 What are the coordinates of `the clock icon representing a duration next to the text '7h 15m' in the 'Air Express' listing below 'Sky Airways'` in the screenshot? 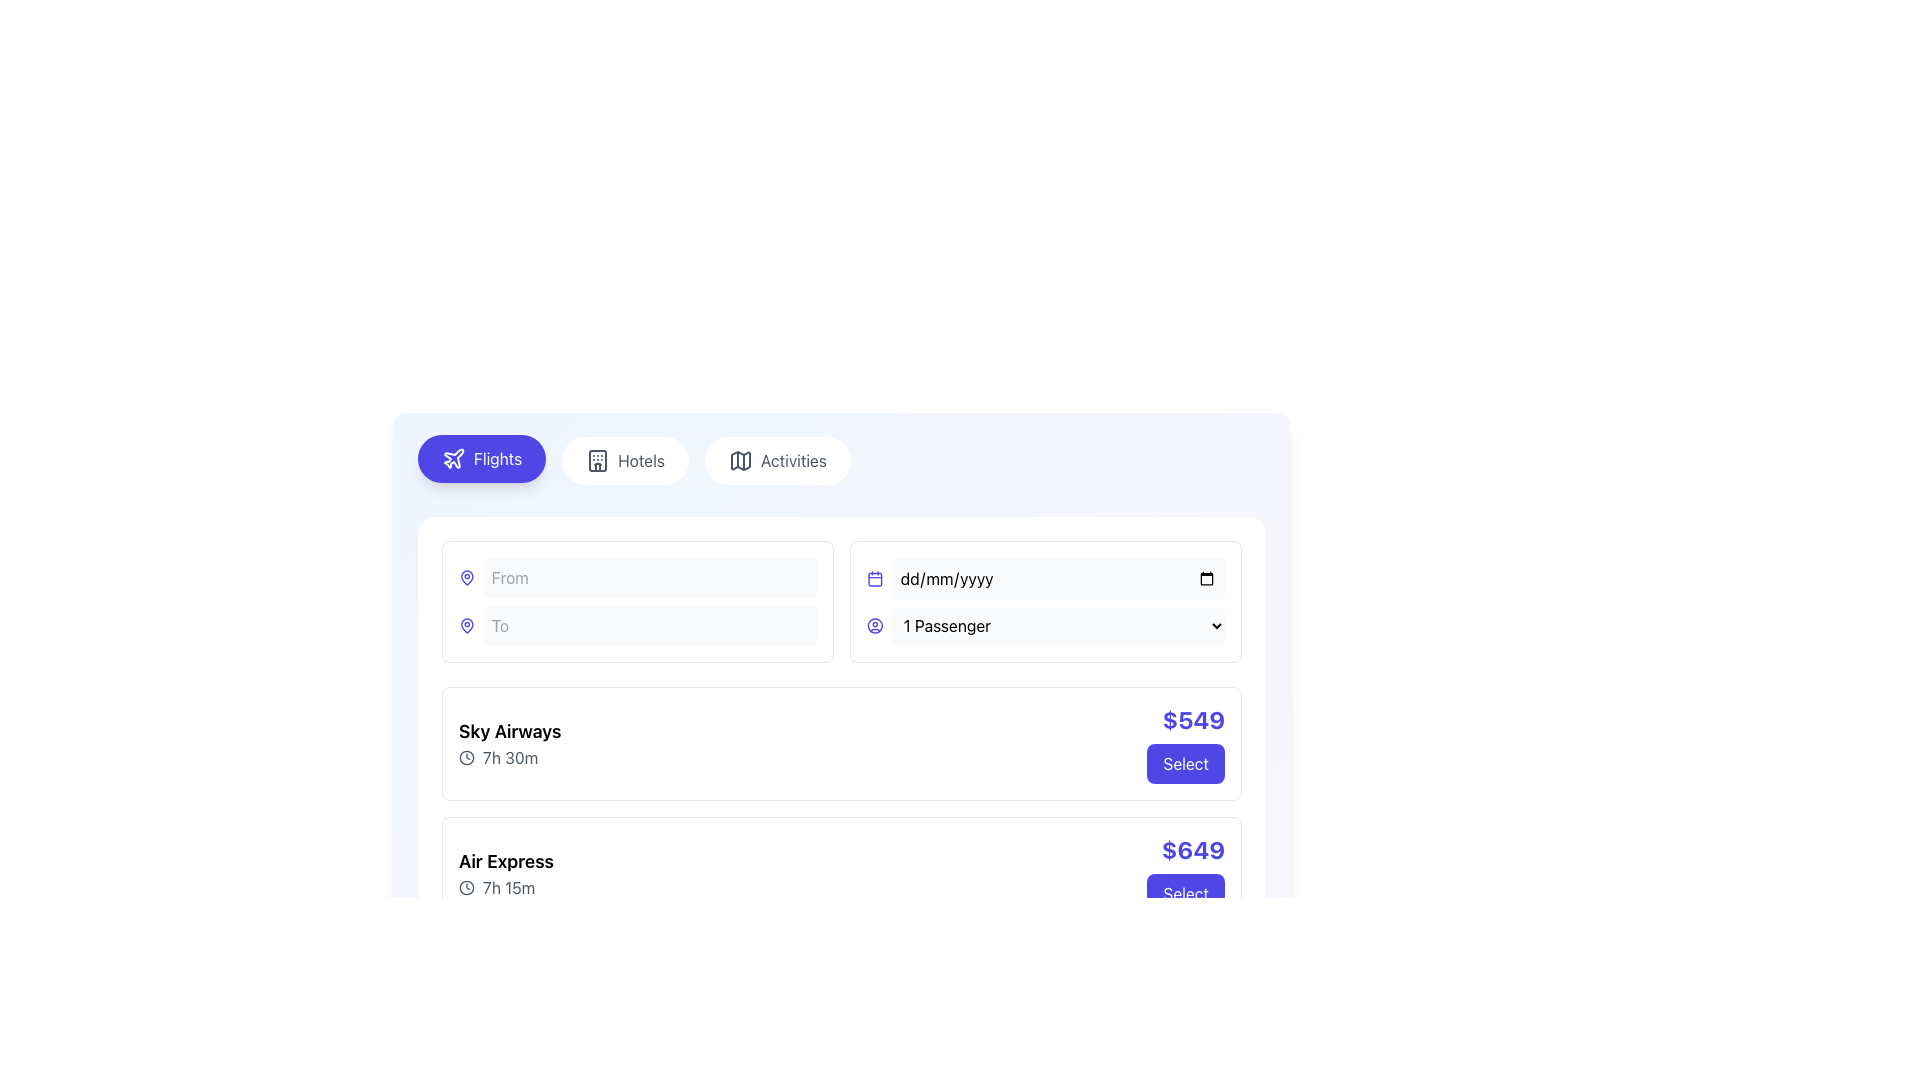 It's located at (465, 886).